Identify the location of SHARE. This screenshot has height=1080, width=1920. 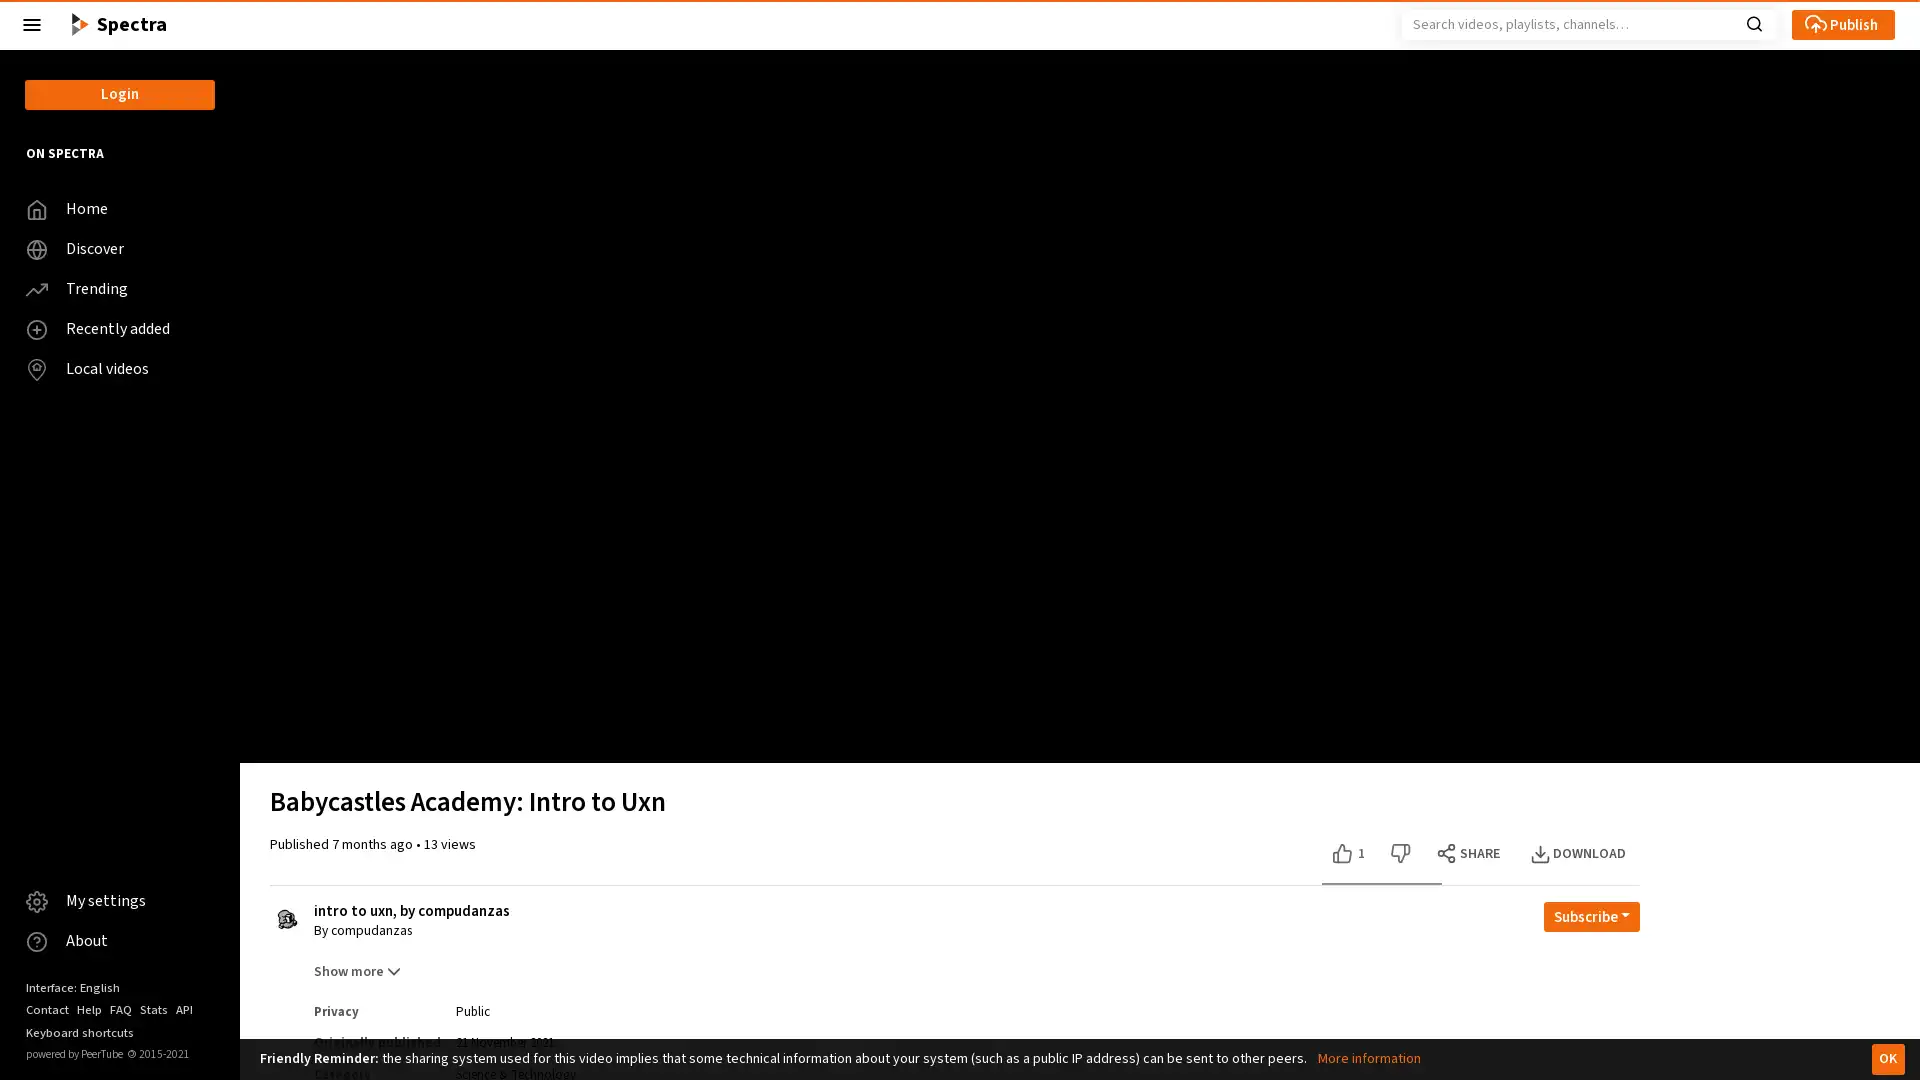
(1469, 853).